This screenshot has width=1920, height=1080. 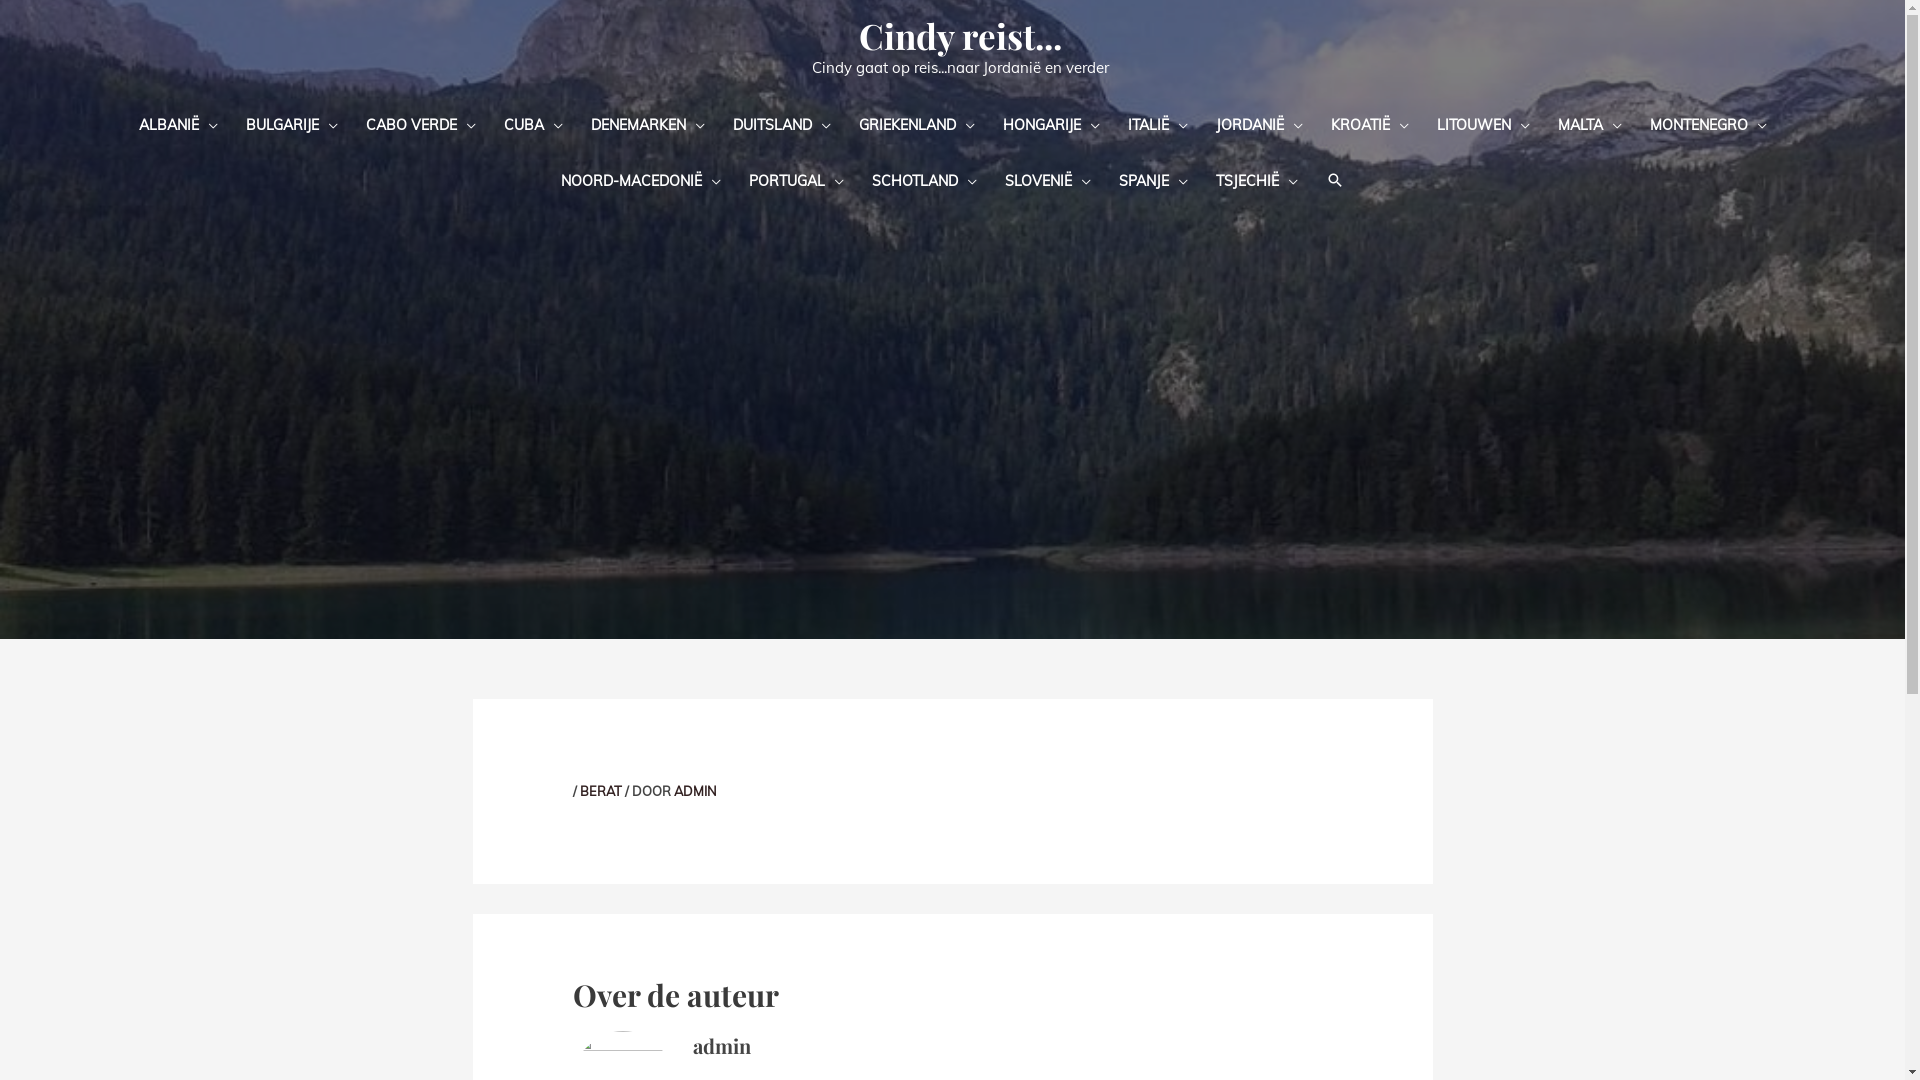 I want to click on 'DUITSLAND', so click(x=780, y=123).